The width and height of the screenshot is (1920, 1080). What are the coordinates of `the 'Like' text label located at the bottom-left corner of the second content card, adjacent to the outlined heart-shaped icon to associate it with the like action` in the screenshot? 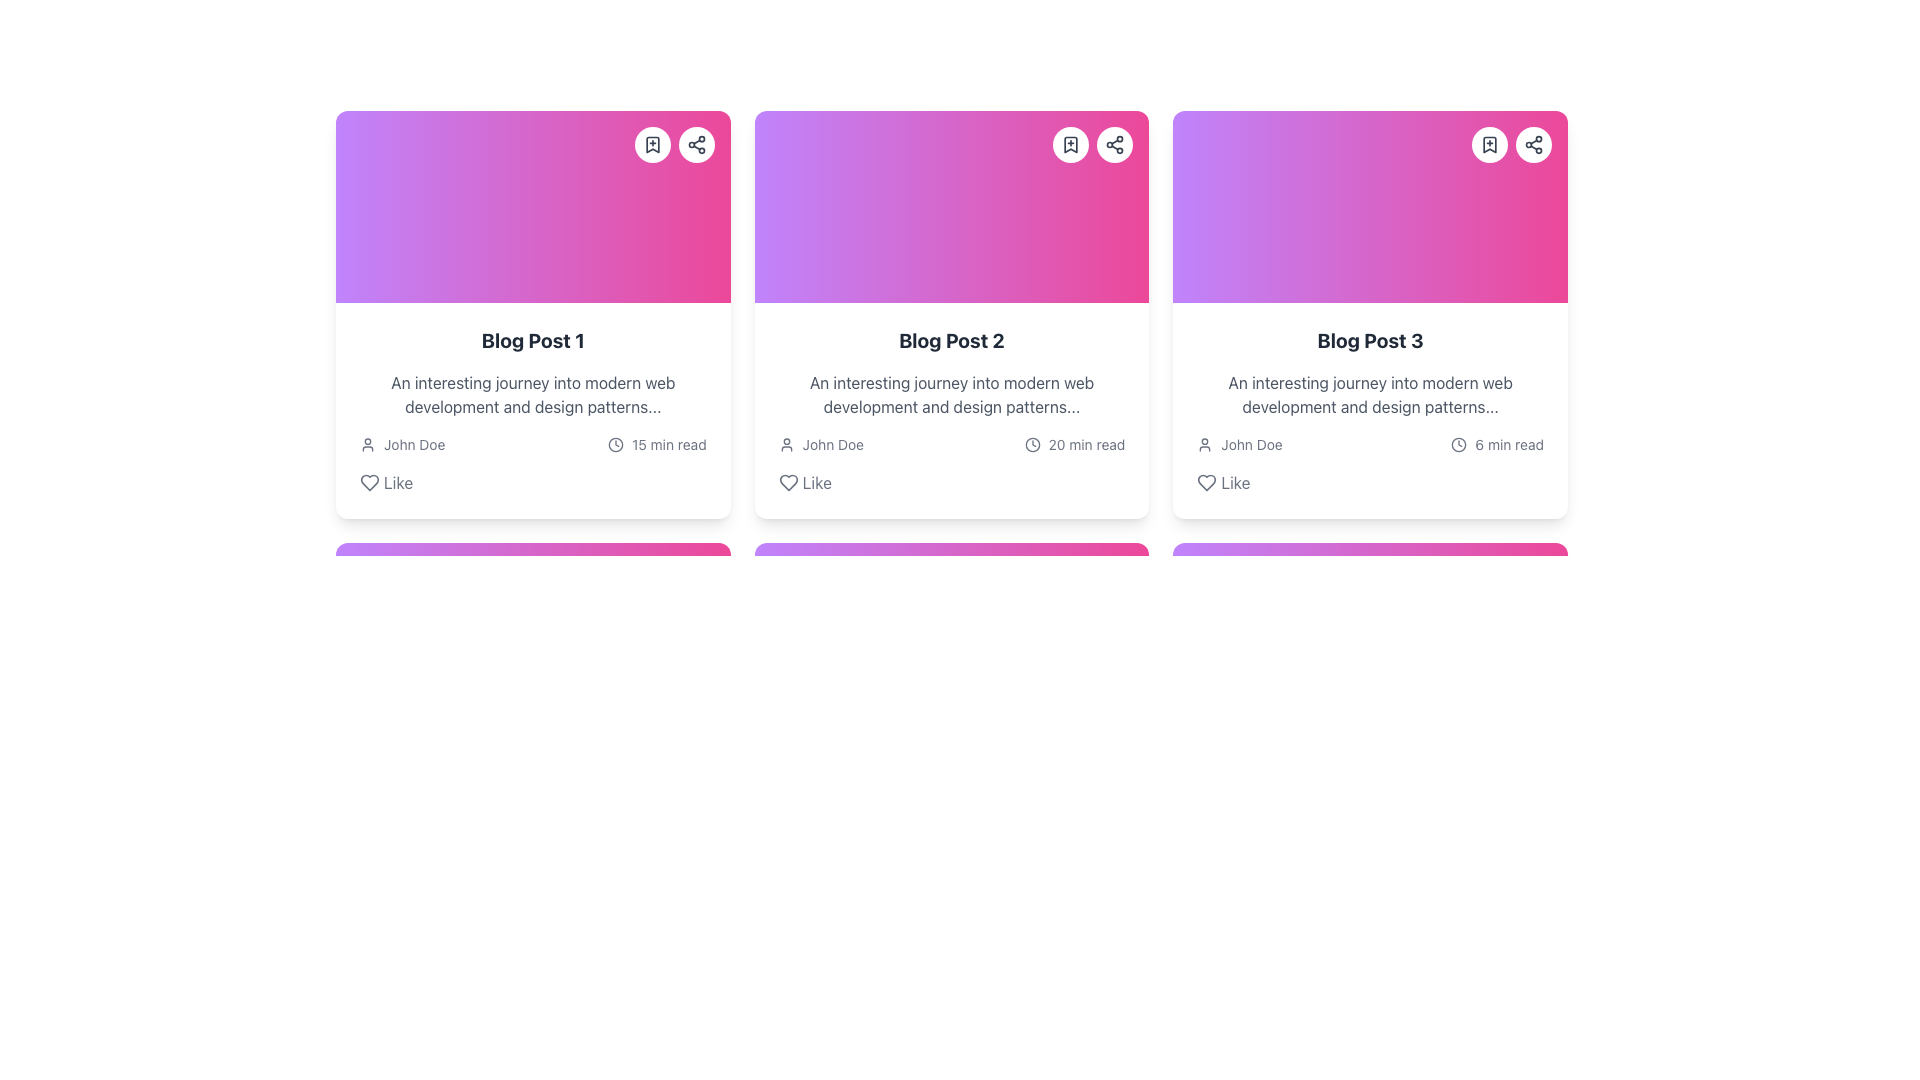 It's located at (817, 482).